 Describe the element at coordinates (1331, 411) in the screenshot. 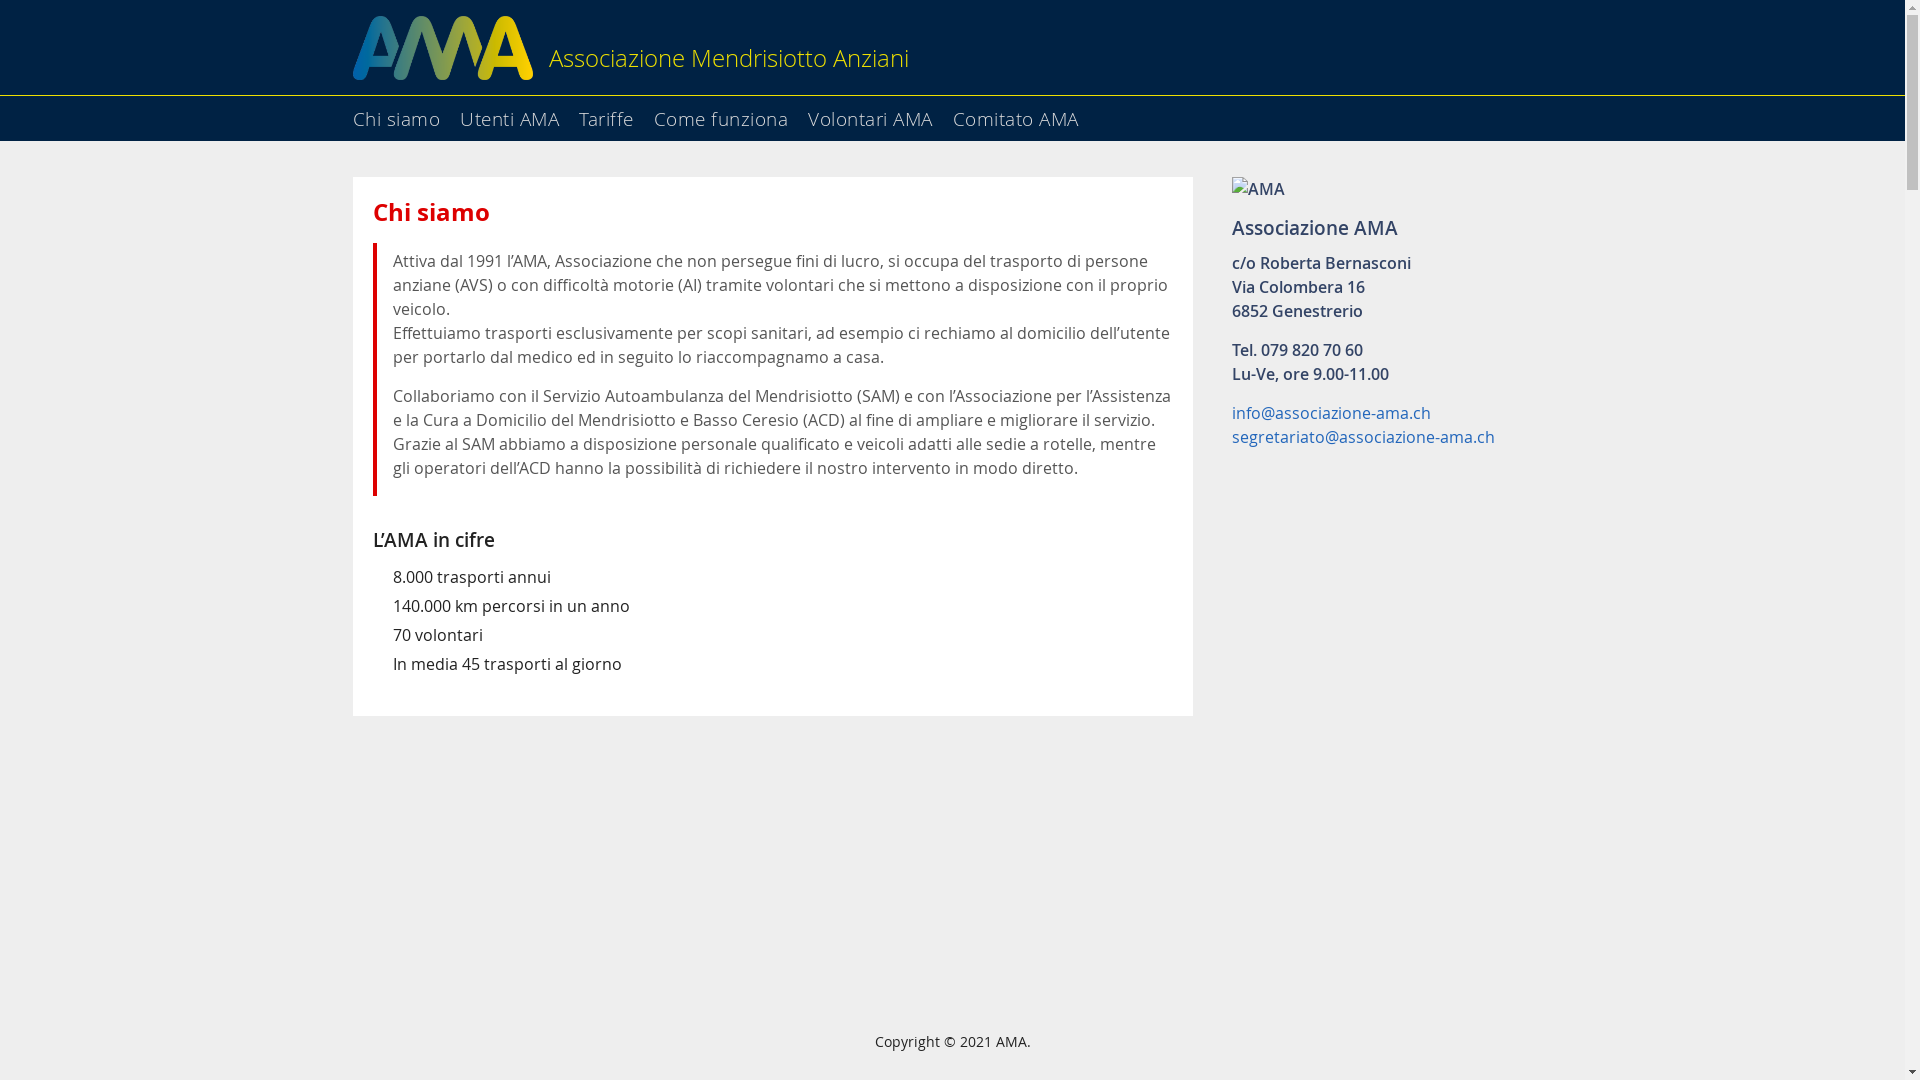

I see `'info@associazione-ama.ch'` at that location.